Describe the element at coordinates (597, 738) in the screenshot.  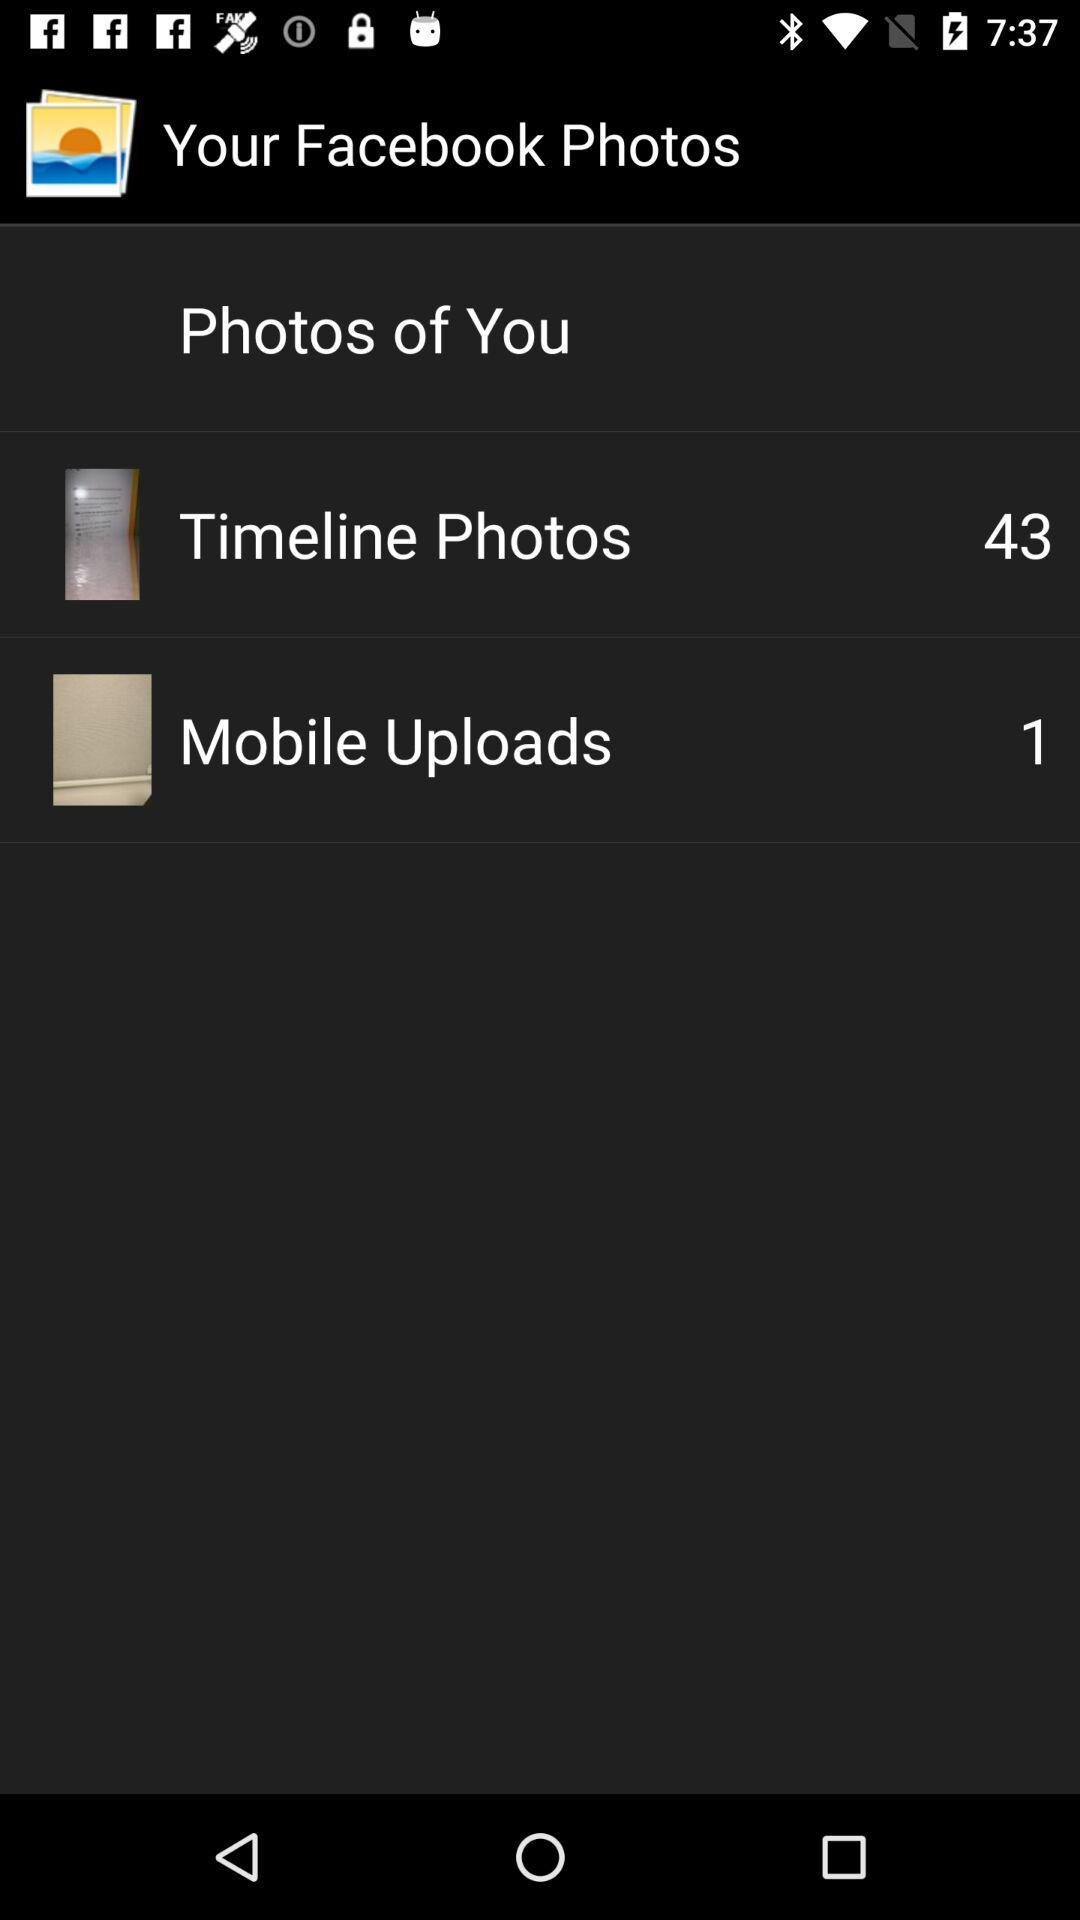
I see `app at the center` at that location.